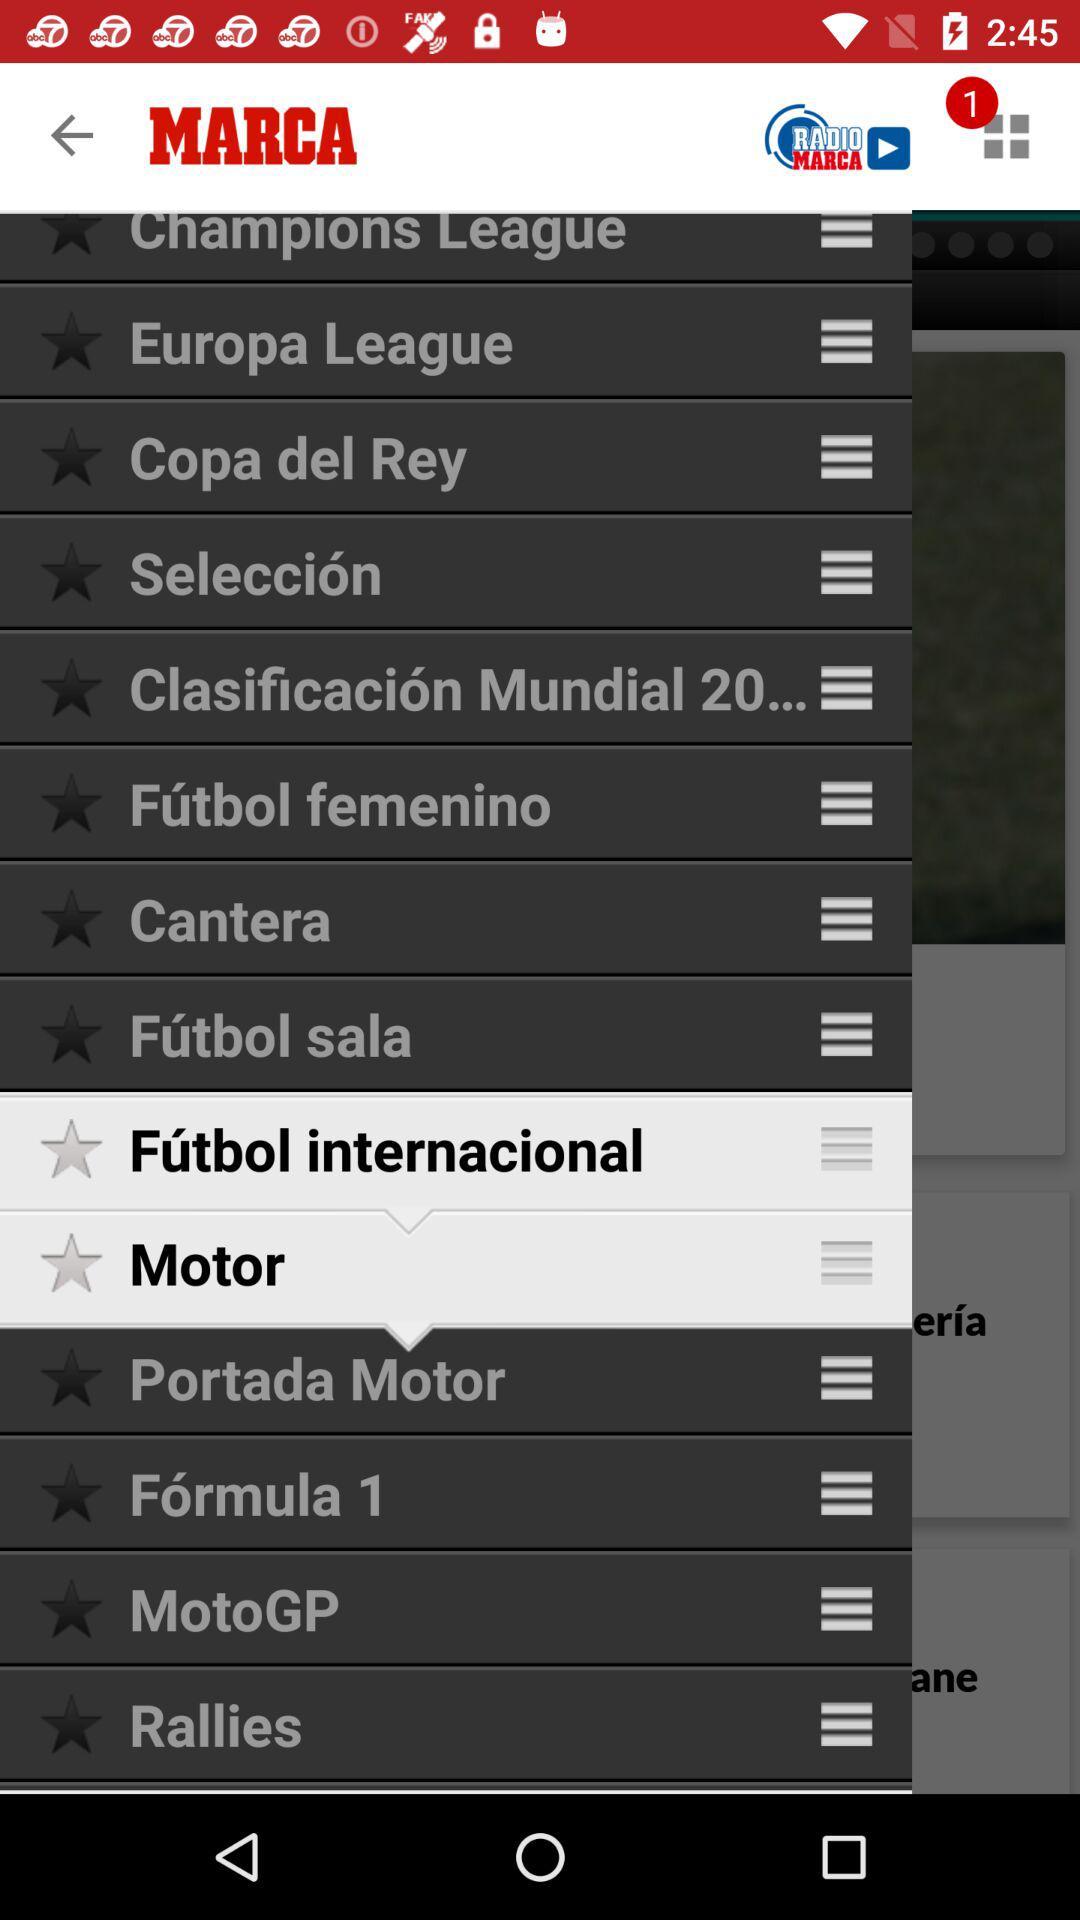 The image size is (1080, 1920). What do you see at coordinates (83, 687) in the screenshot?
I see `the option which is left to the text clasiflcacion mundial 20` at bounding box center [83, 687].